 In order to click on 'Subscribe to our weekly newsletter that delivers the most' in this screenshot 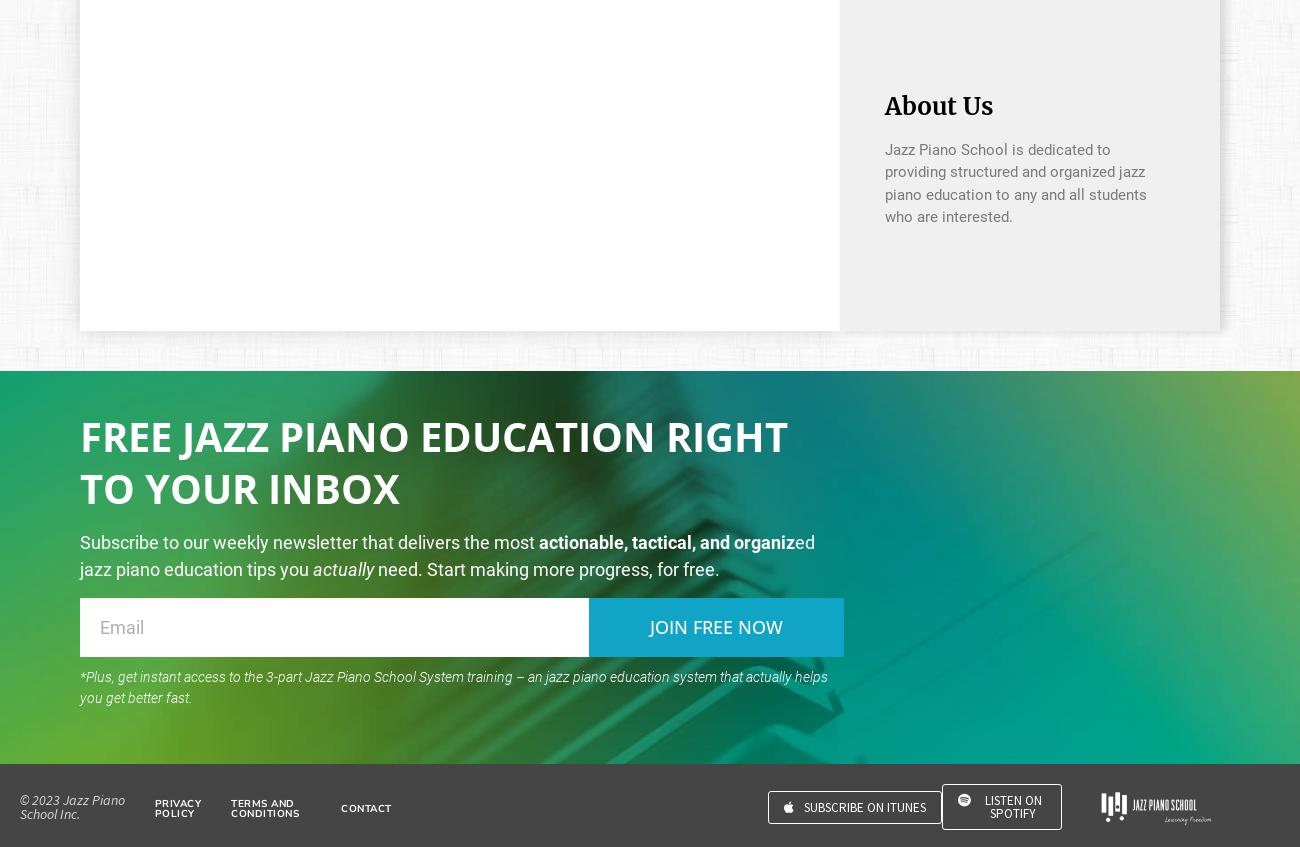, I will do `click(309, 540)`.